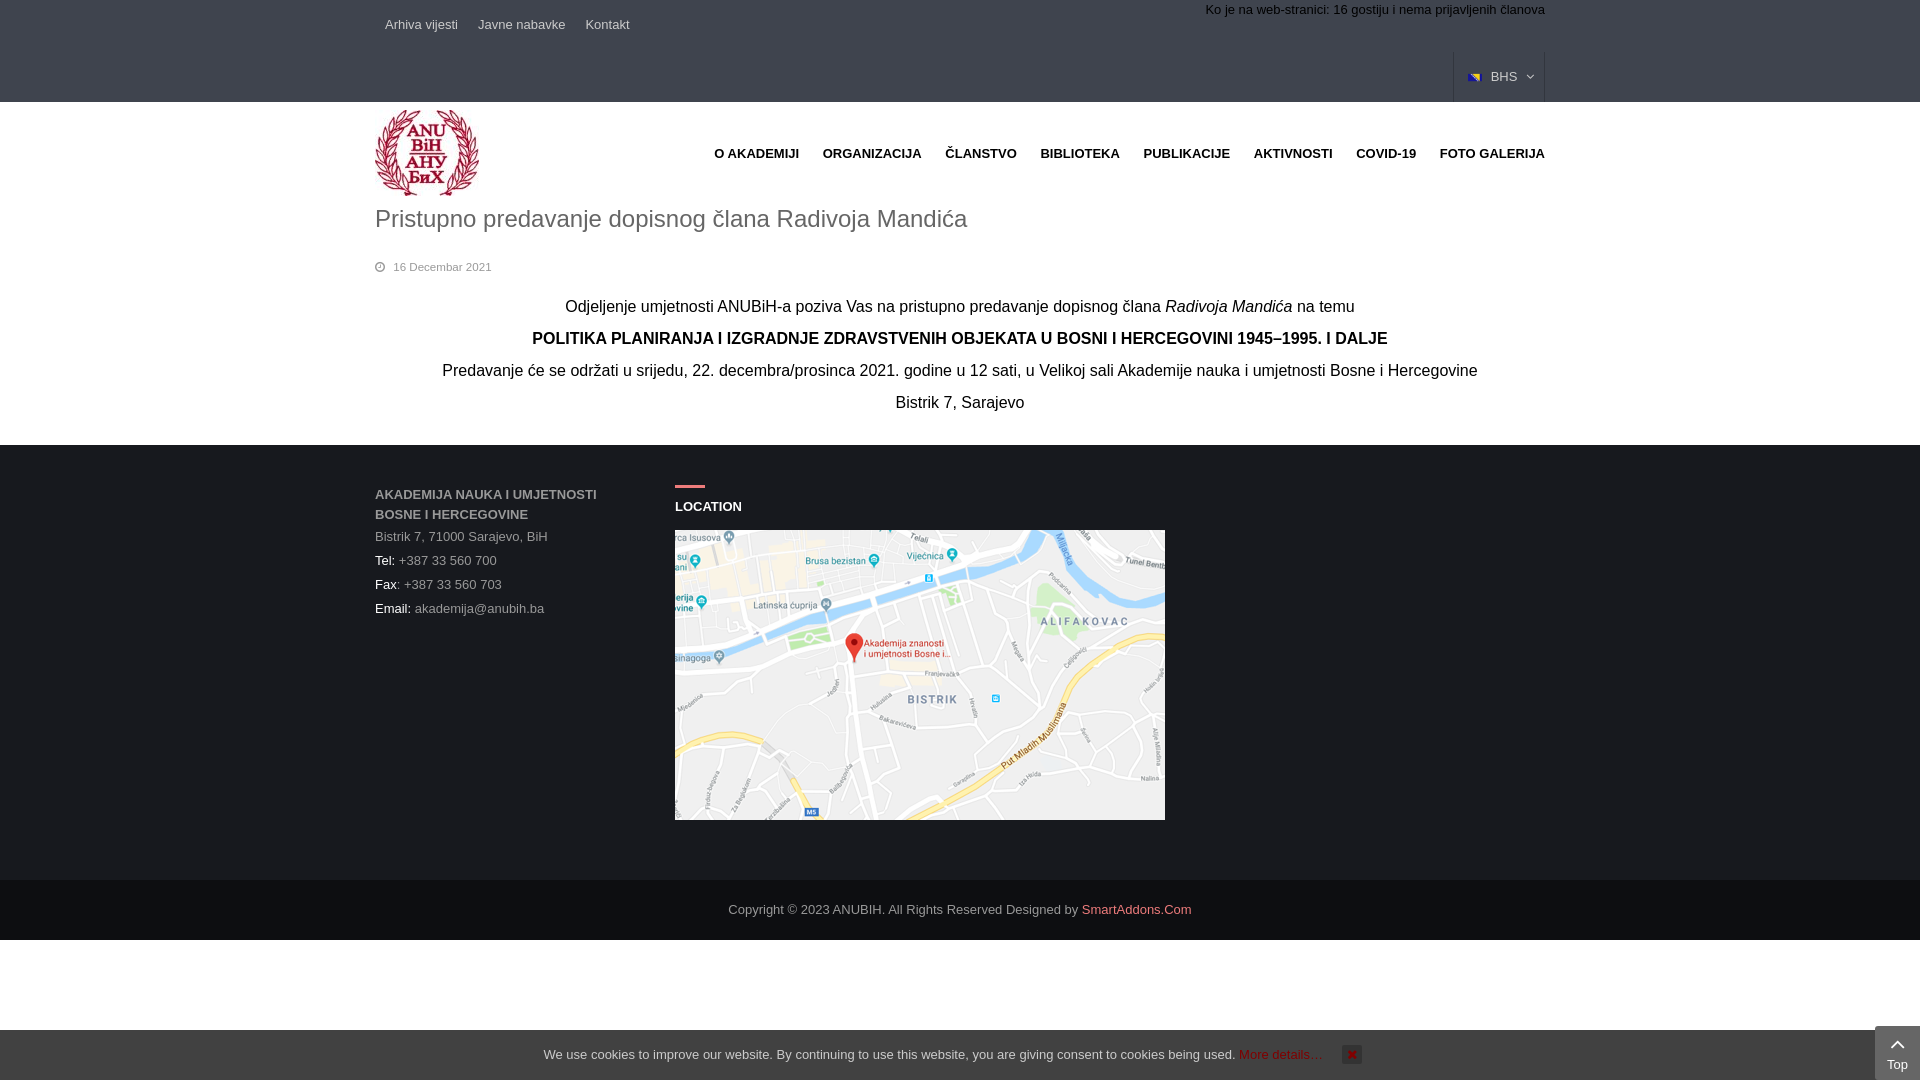 The width and height of the screenshot is (1920, 1080). What do you see at coordinates (1498, 76) in the screenshot?
I see `'BHS'` at bounding box center [1498, 76].